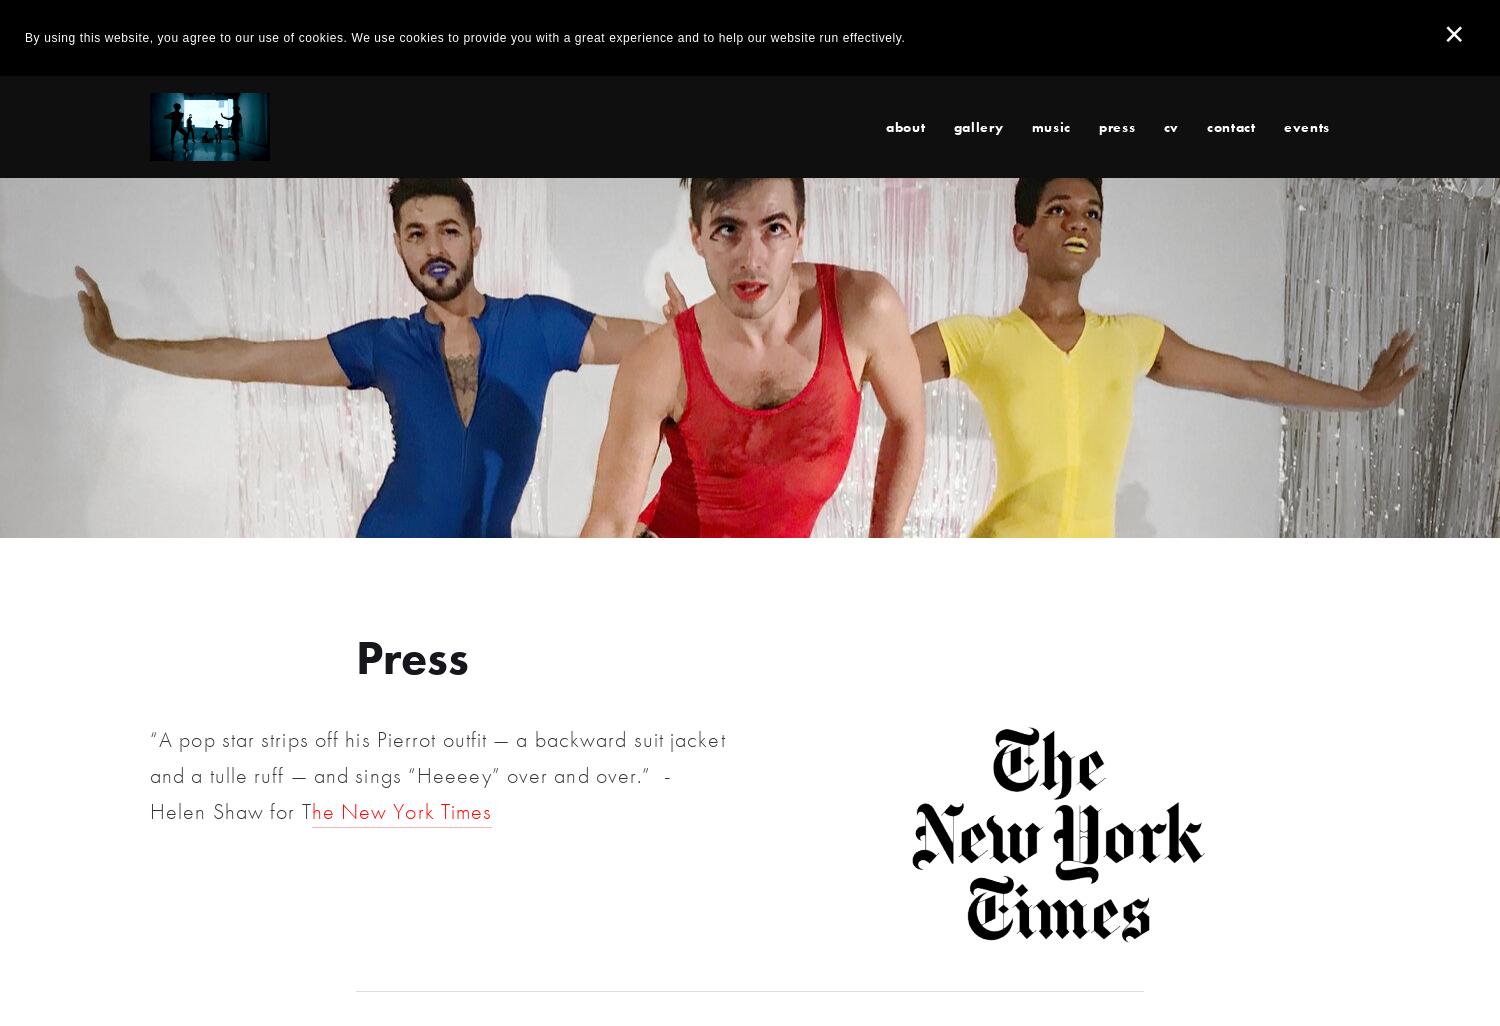  I want to click on 'Events', so click(1306, 125).